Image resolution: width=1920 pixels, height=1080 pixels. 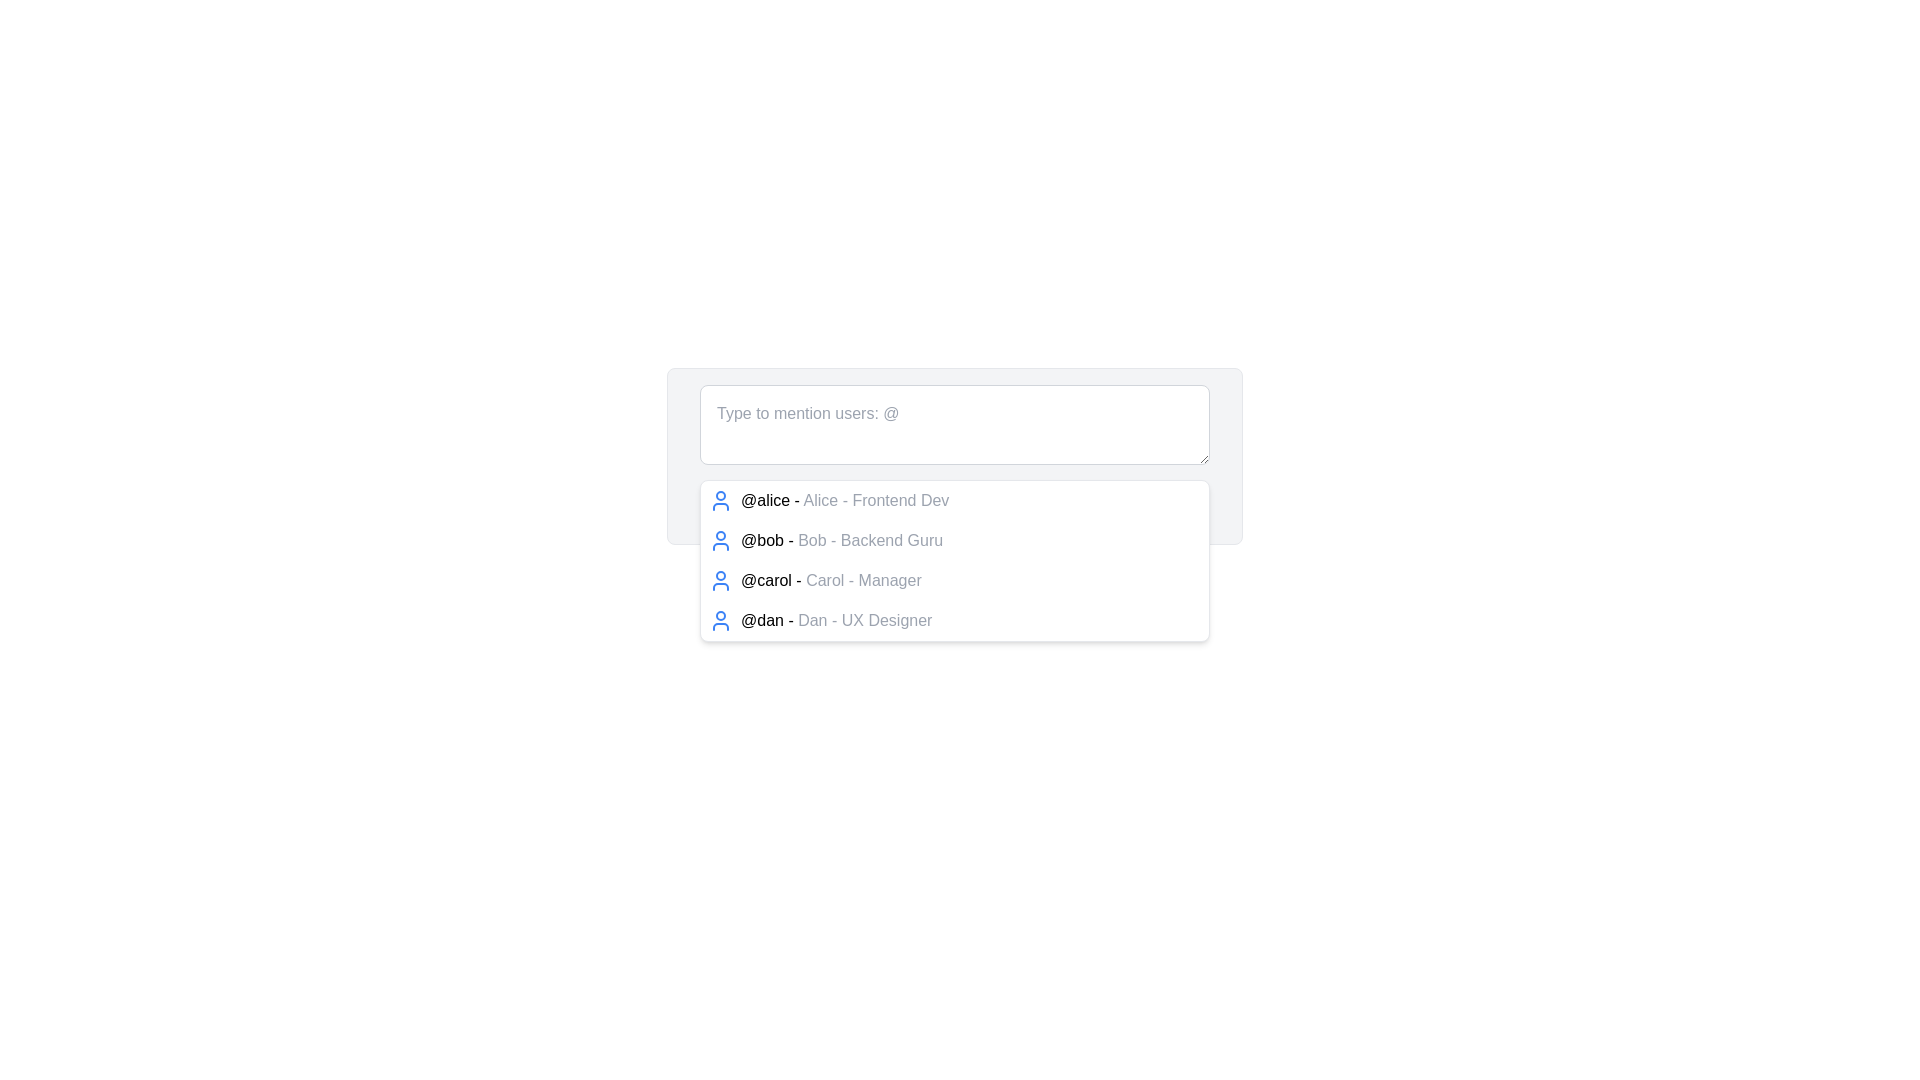 What do you see at coordinates (876, 499) in the screenshot?
I see `text content of the dropdown list item displaying 'Alice - Frontend Dev' located below the input field for mentioning users` at bounding box center [876, 499].